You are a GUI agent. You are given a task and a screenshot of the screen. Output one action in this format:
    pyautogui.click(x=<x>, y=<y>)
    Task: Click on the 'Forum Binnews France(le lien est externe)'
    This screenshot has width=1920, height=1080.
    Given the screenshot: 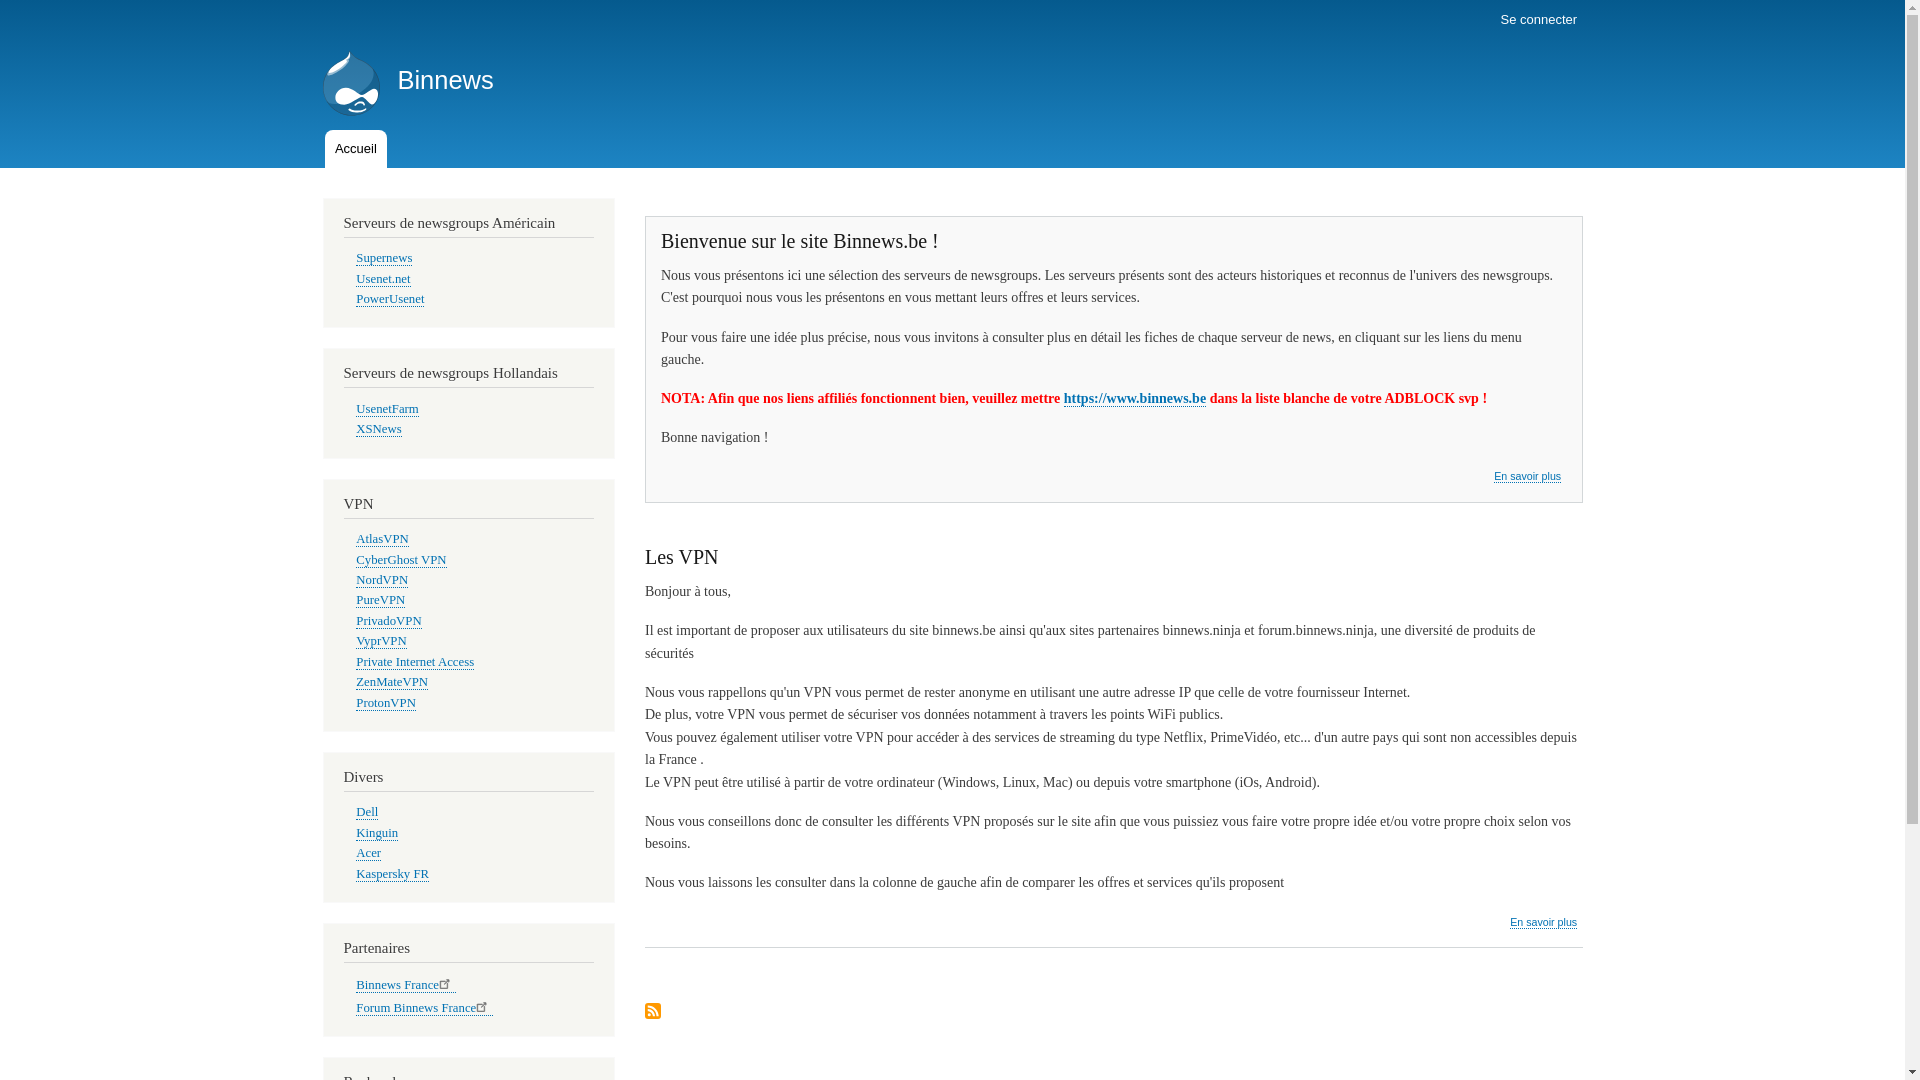 What is the action you would take?
    pyautogui.click(x=355, y=1008)
    